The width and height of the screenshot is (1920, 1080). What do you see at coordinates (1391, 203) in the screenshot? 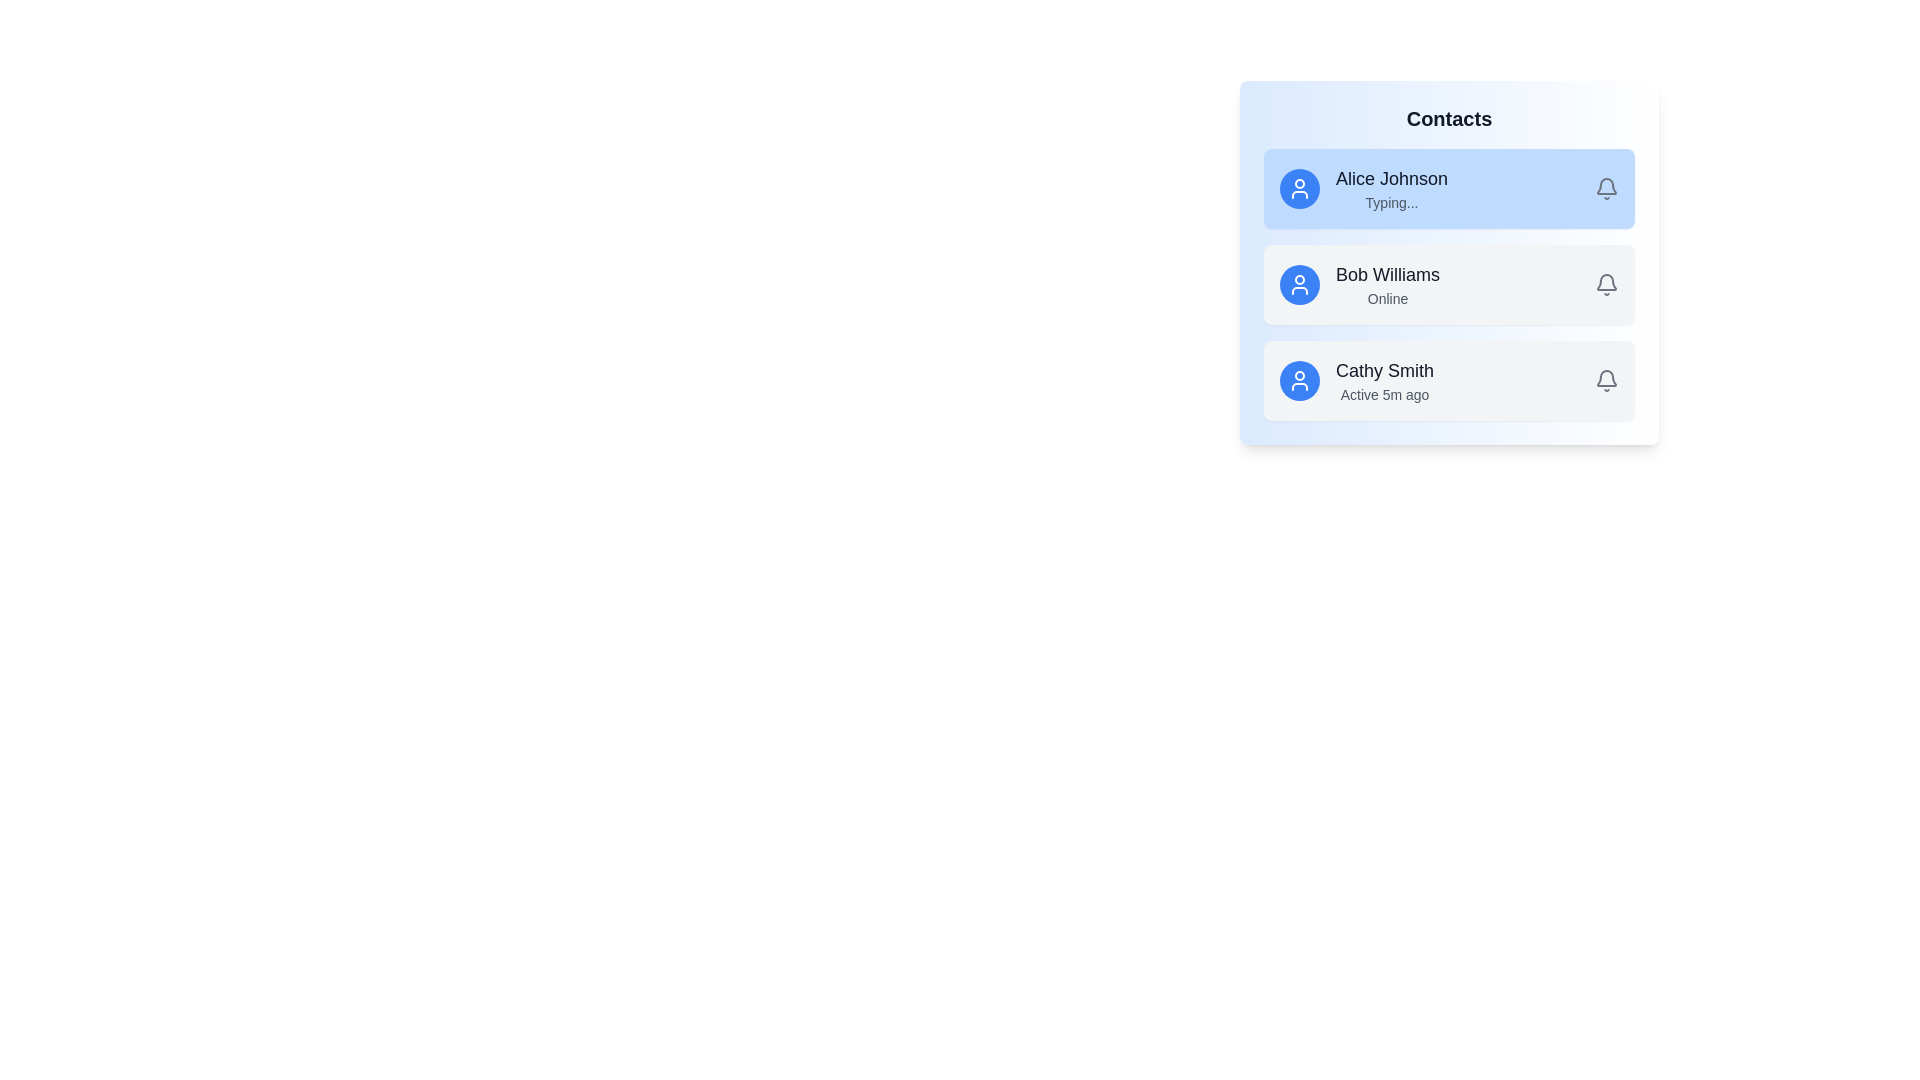
I see `the text label displaying 'Typing...' located directly below 'Alice Johnson' in the contact list` at bounding box center [1391, 203].